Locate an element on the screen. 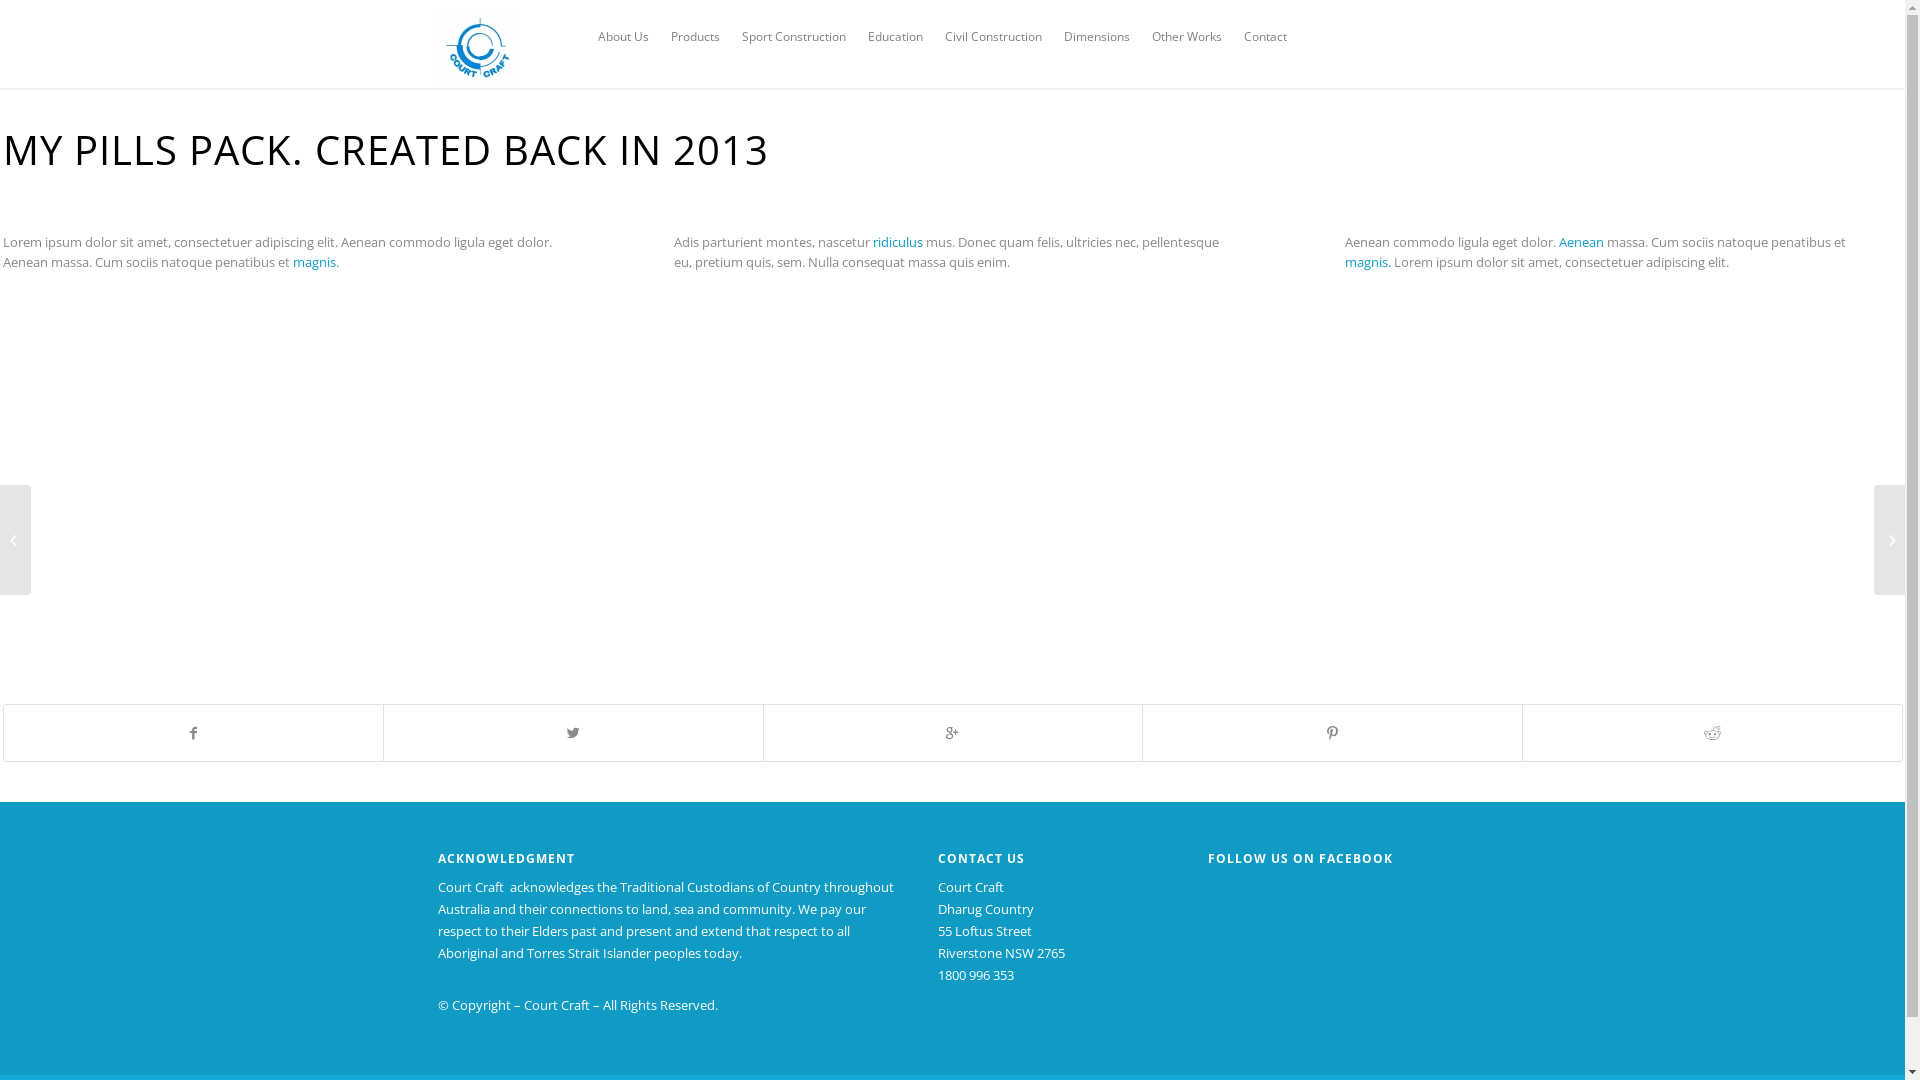  'Dimensions' is located at coordinates (1096, 37).